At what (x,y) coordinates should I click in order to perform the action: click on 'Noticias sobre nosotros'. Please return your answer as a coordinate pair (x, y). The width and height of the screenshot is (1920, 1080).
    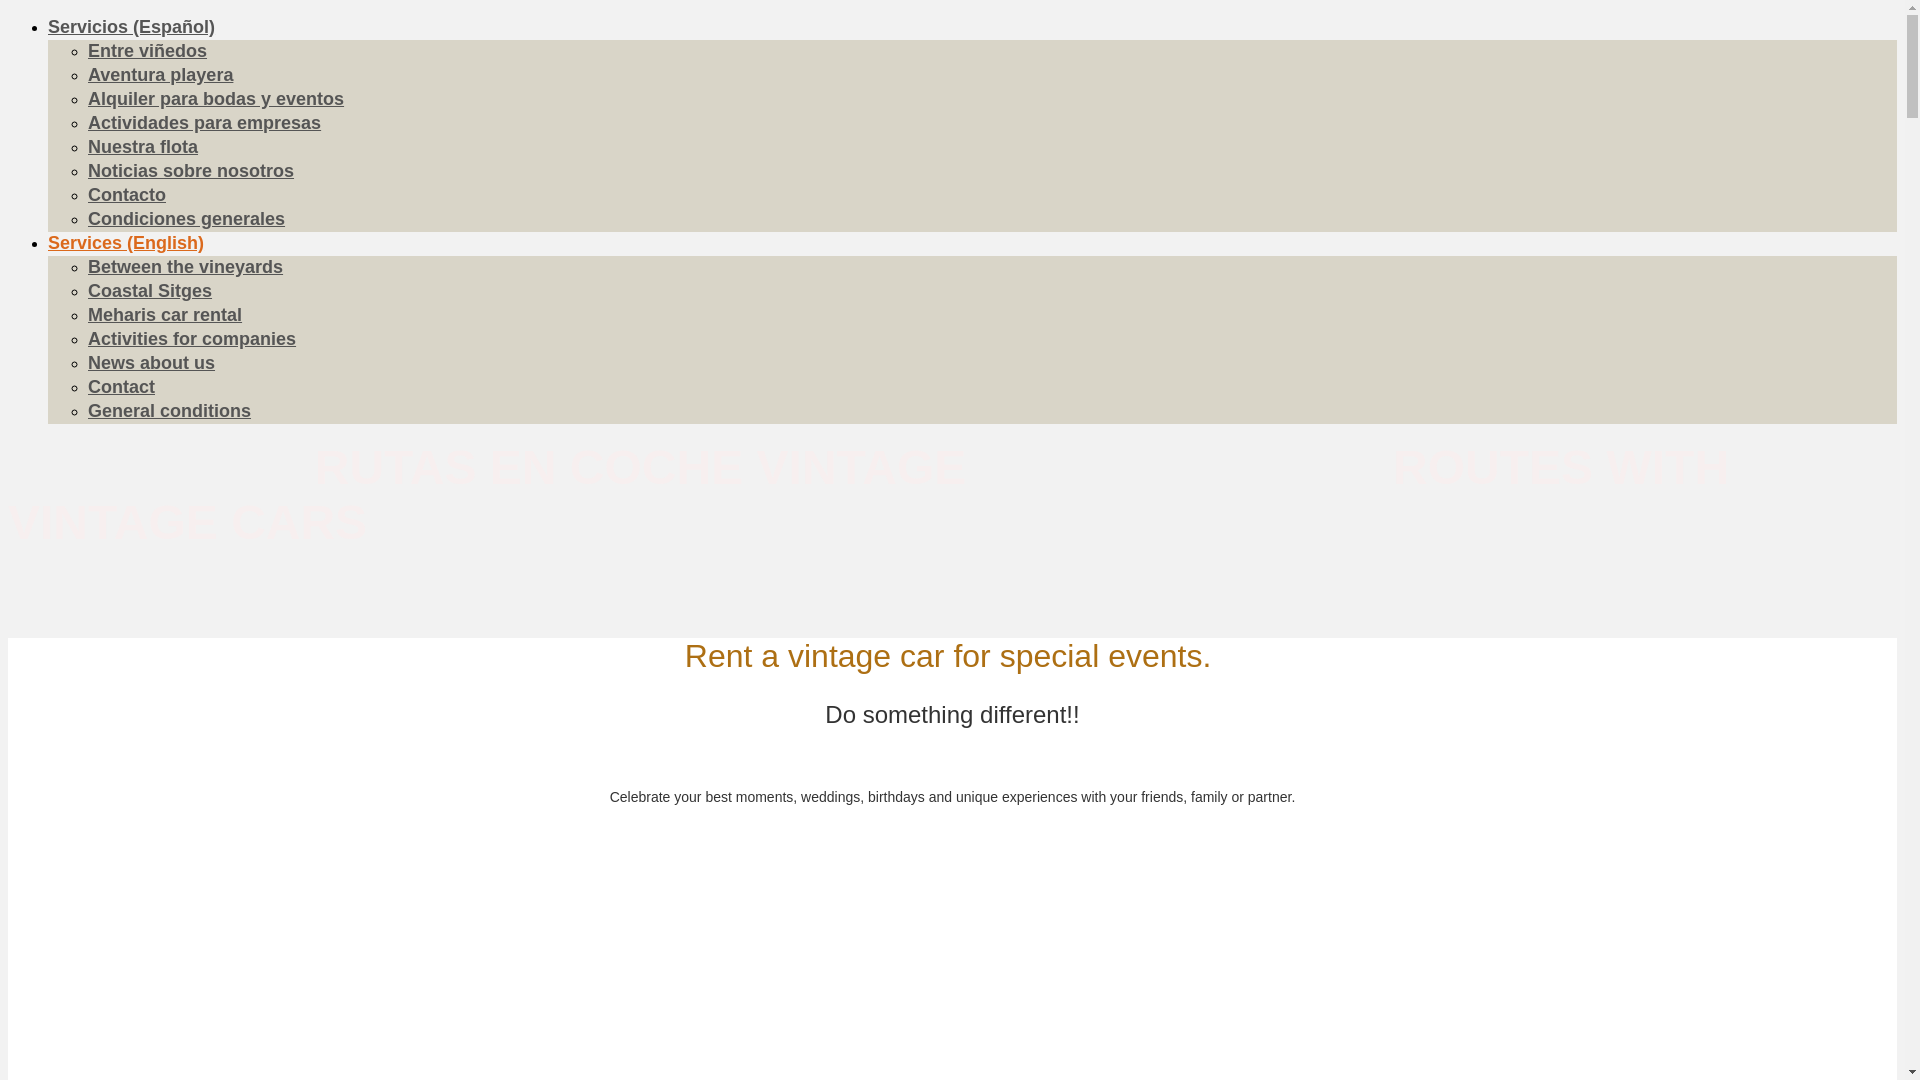
    Looking at the image, I should click on (191, 169).